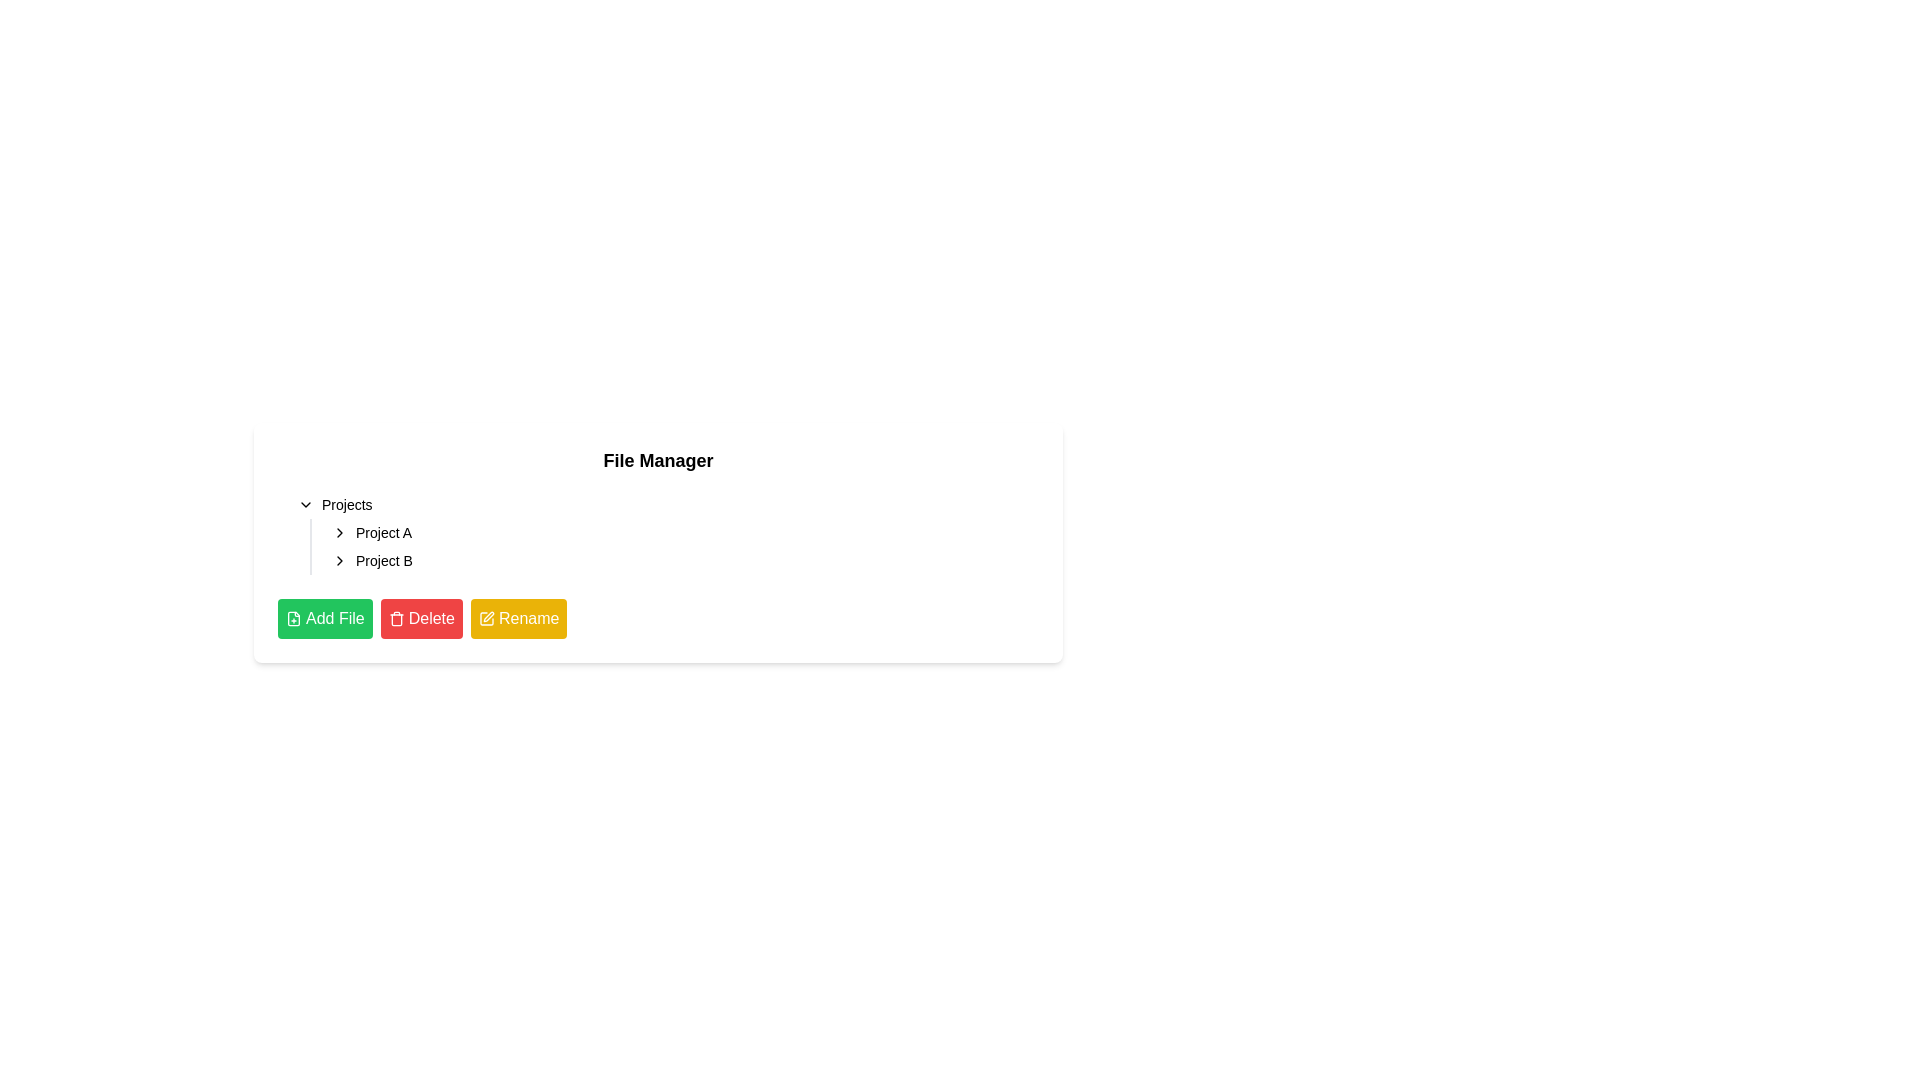  Describe the element at coordinates (519, 617) in the screenshot. I see `the rename button located at the bottom center of the 'File Manager' card` at that location.